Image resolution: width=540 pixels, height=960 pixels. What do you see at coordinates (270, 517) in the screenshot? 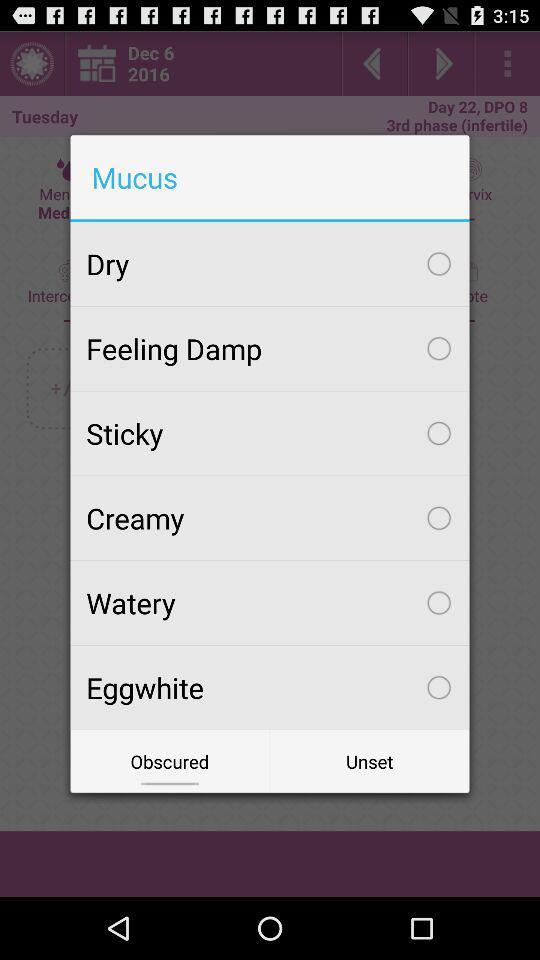
I see `the icon below sticky checkbox` at bounding box center [270, 517].